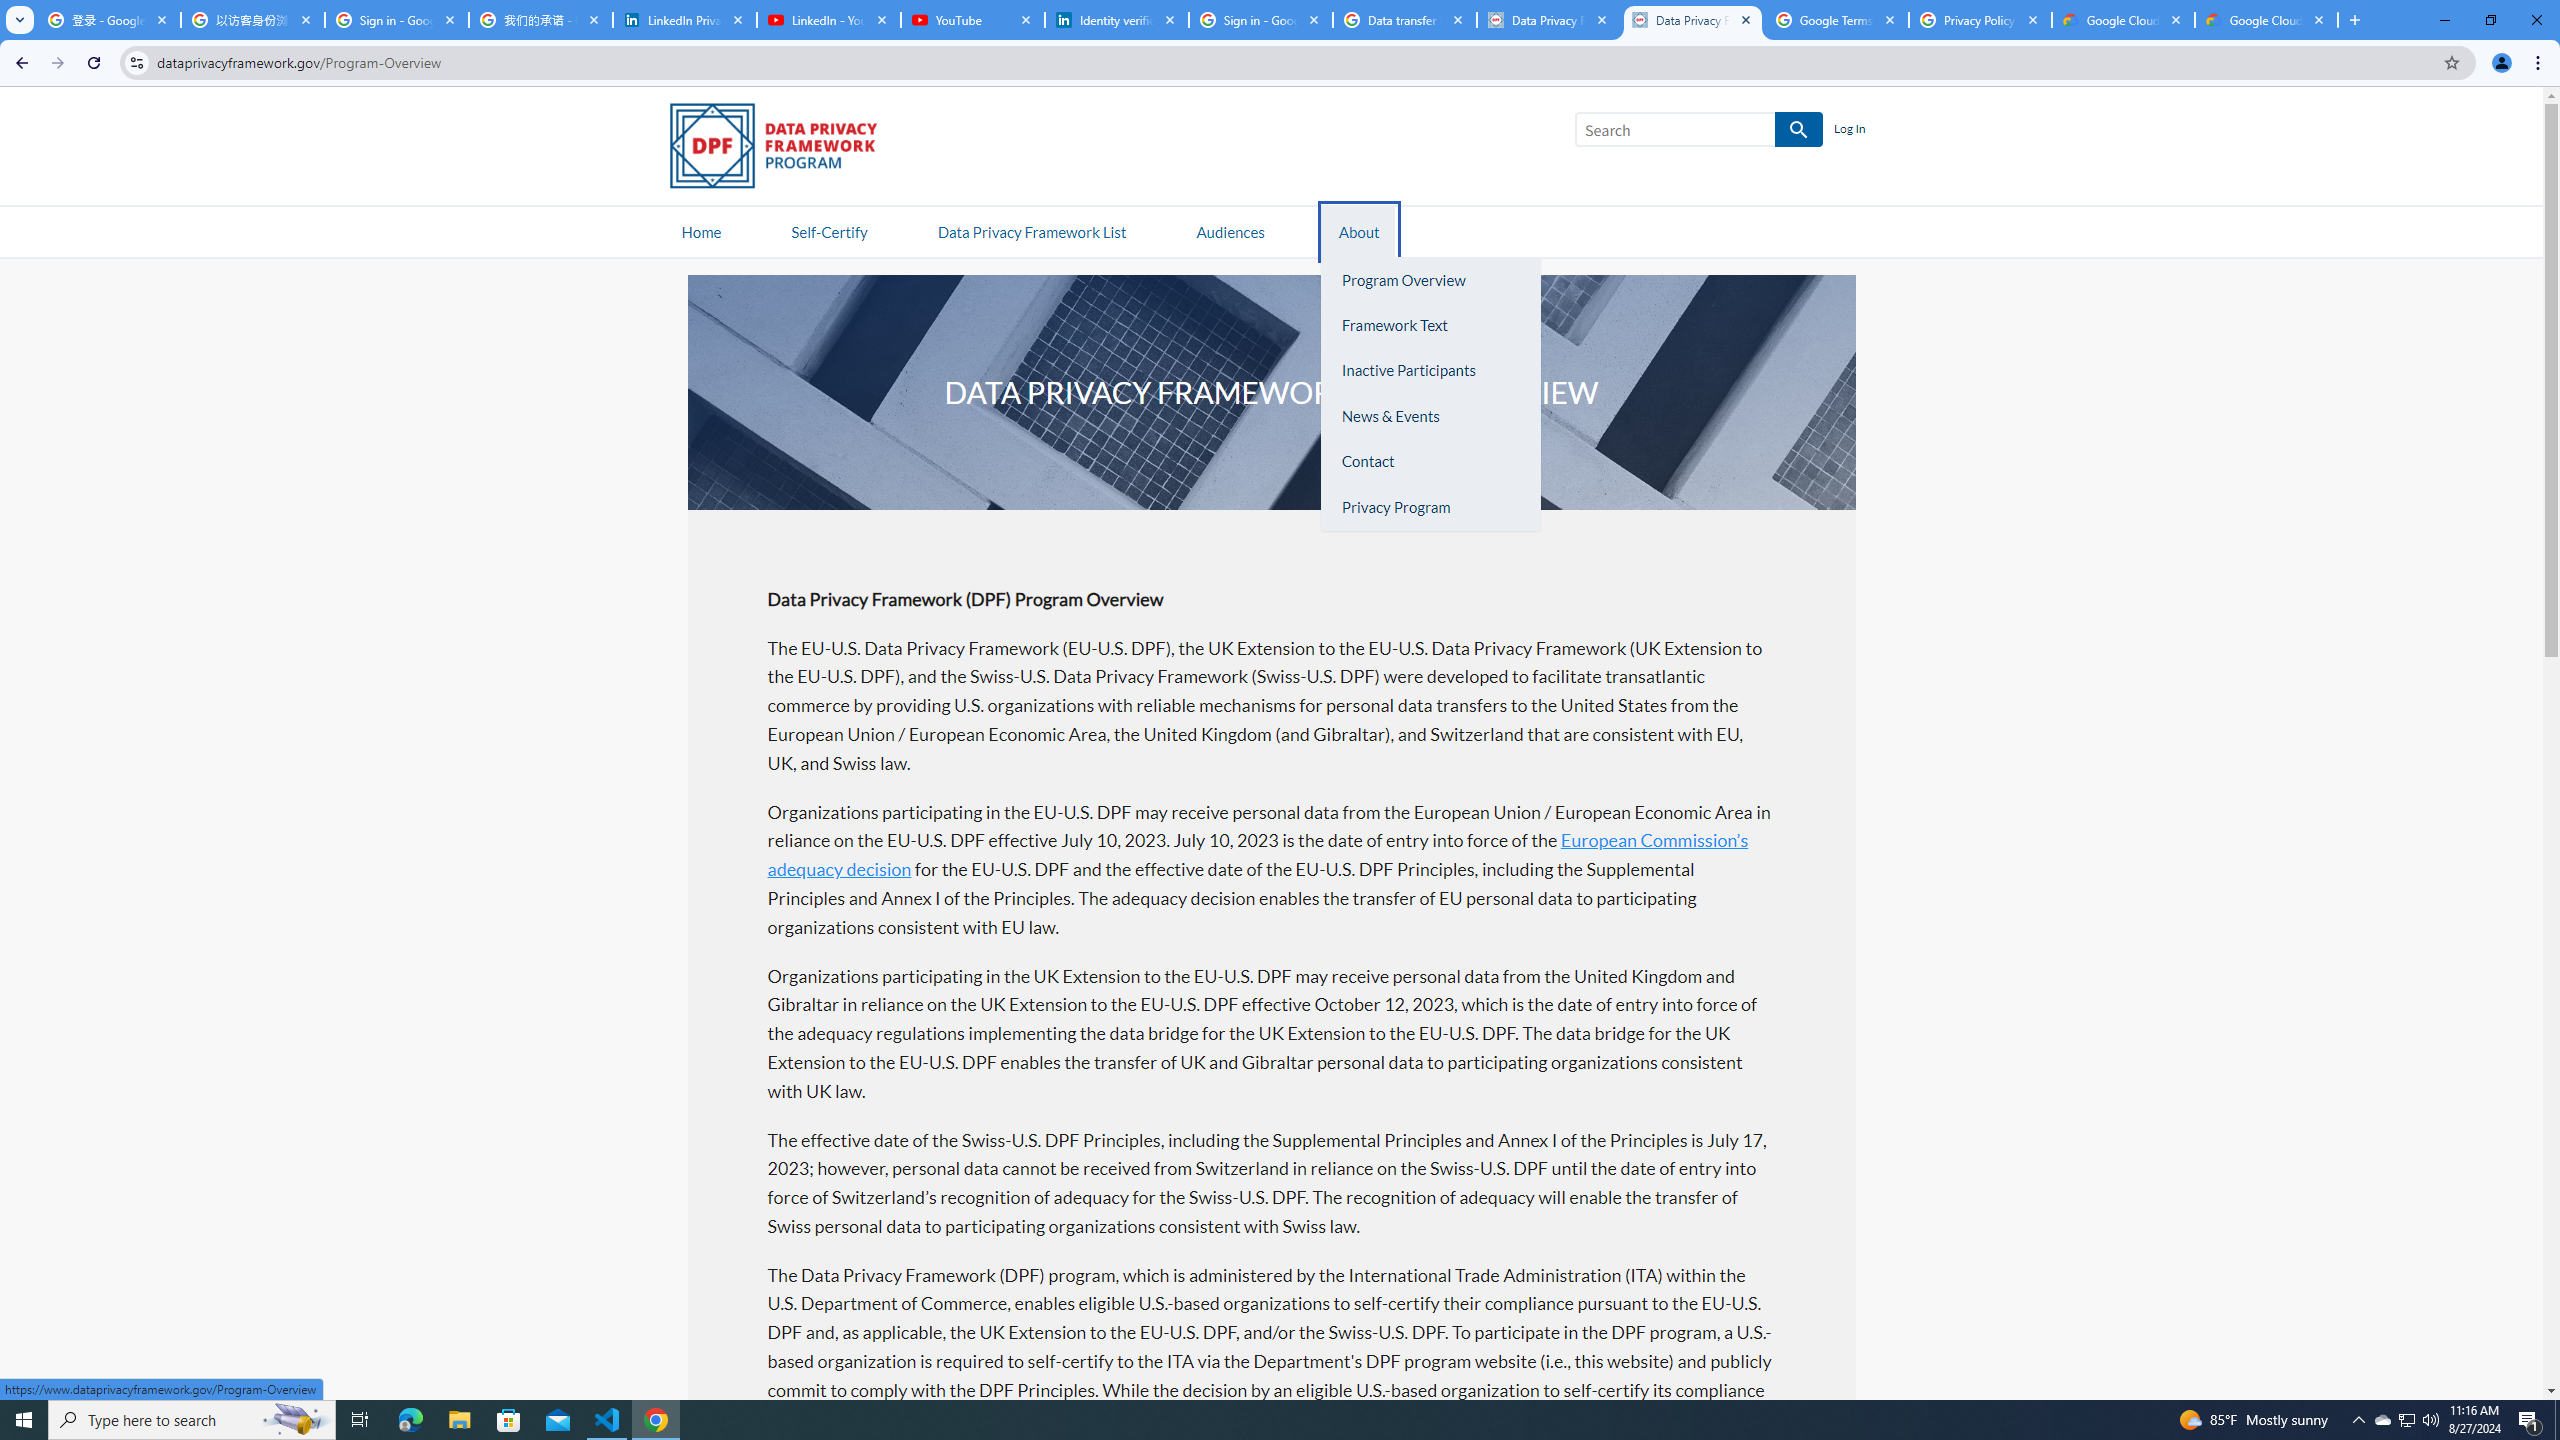  What do you see at coordinates (971, 19) in the screenshot?
I see `'YouTube'` at bounding box center [971, 19].